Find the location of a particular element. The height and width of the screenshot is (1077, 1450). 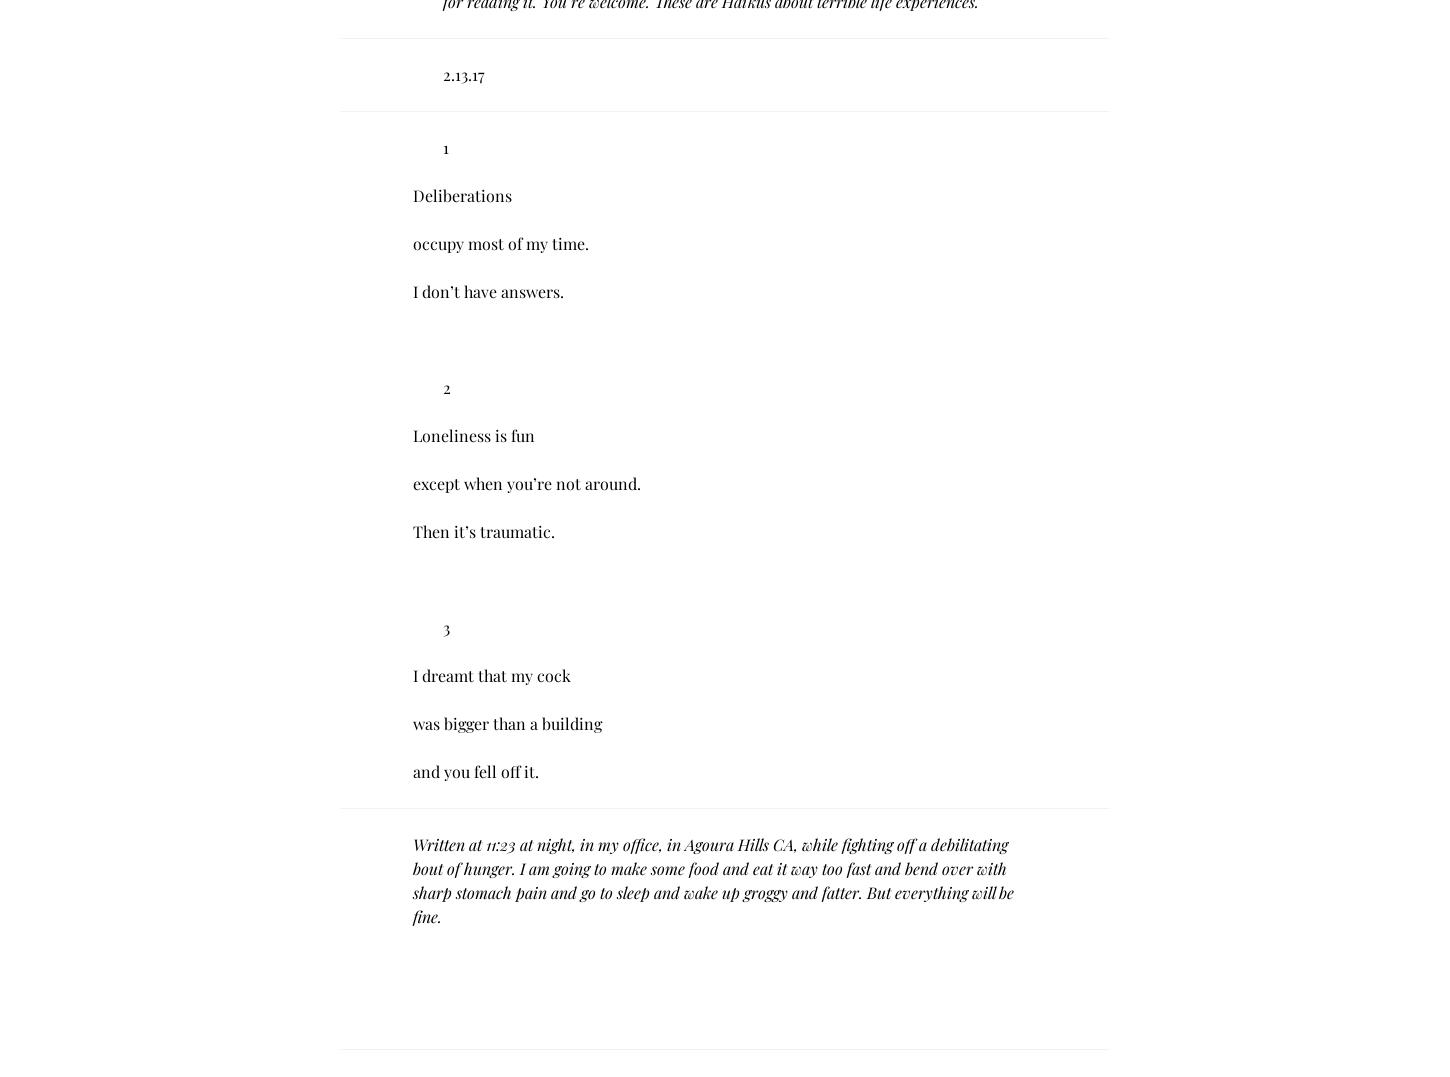

'Loneliness is fun' is located at coordinates (473, 434).